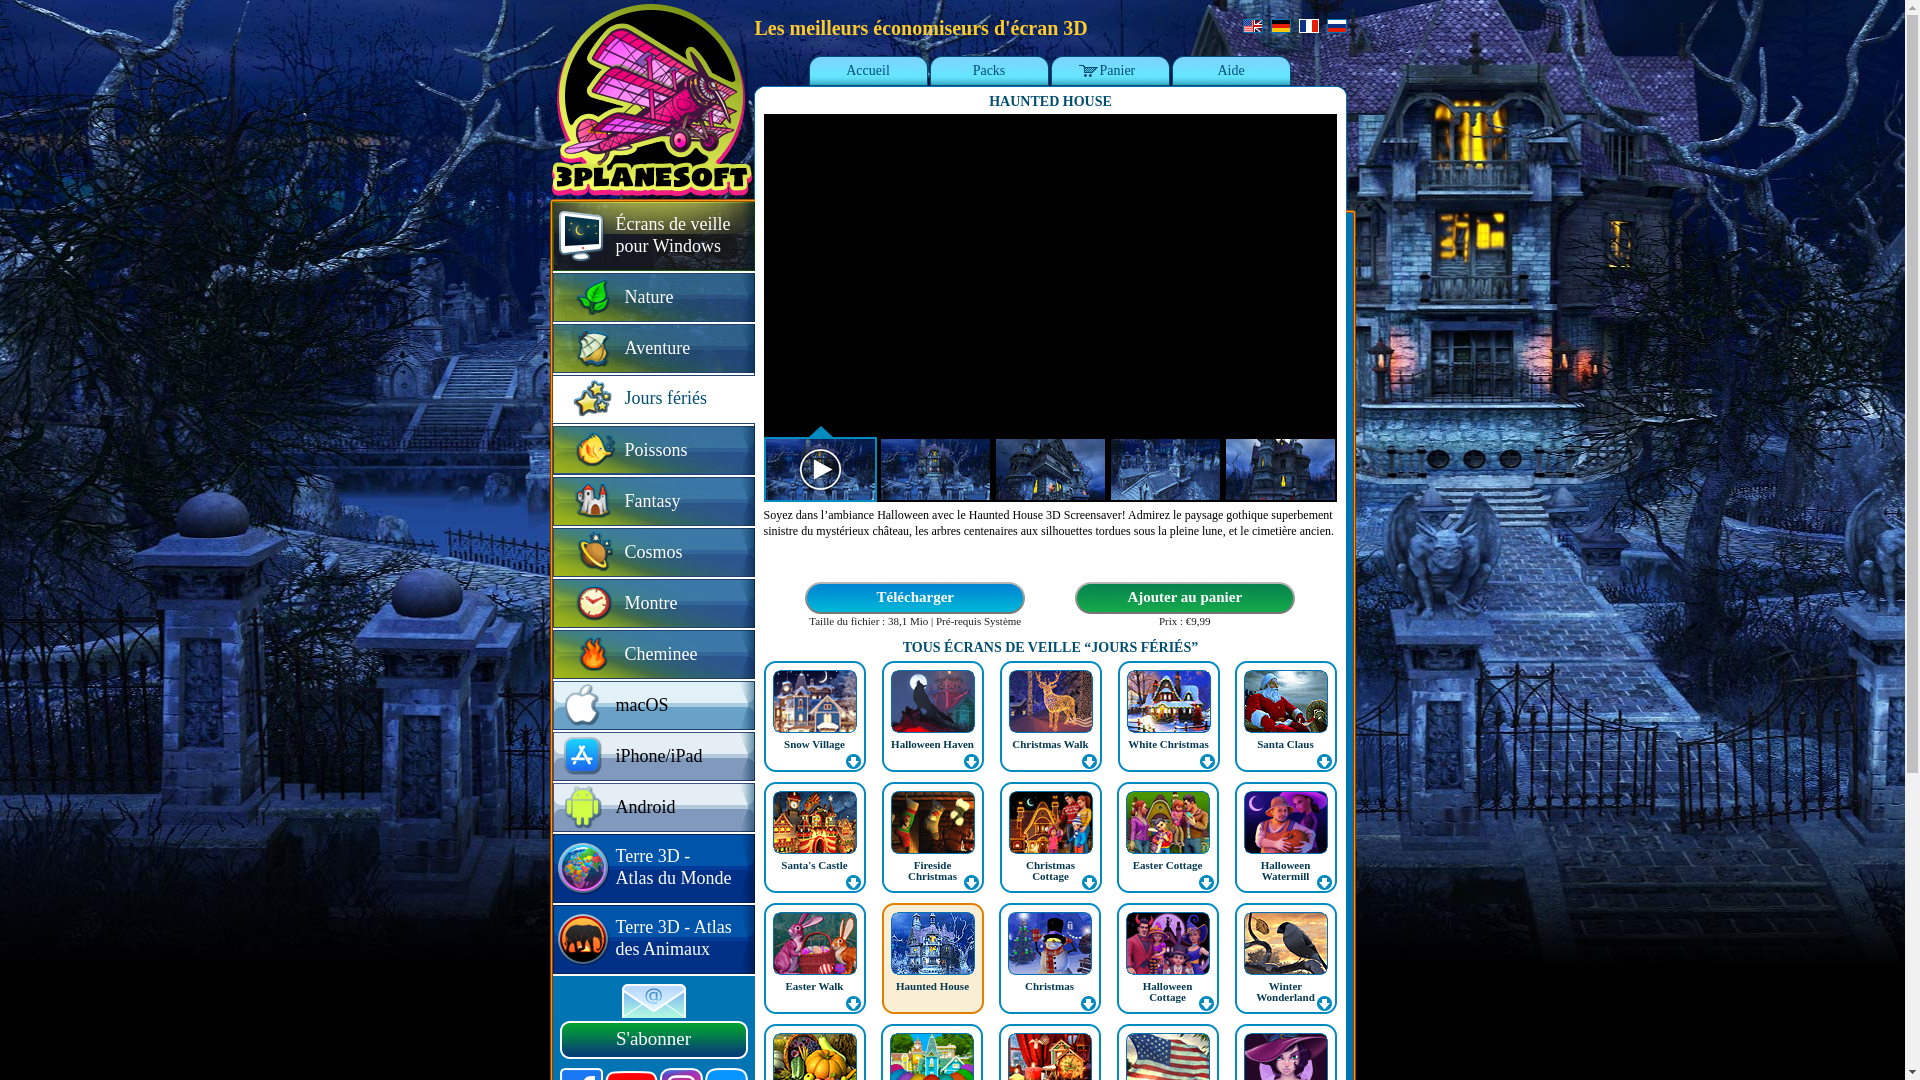  Describe the element at coordinates (1167, 991) in the screenshot. I see `'Halloween Cottage'` at that location.